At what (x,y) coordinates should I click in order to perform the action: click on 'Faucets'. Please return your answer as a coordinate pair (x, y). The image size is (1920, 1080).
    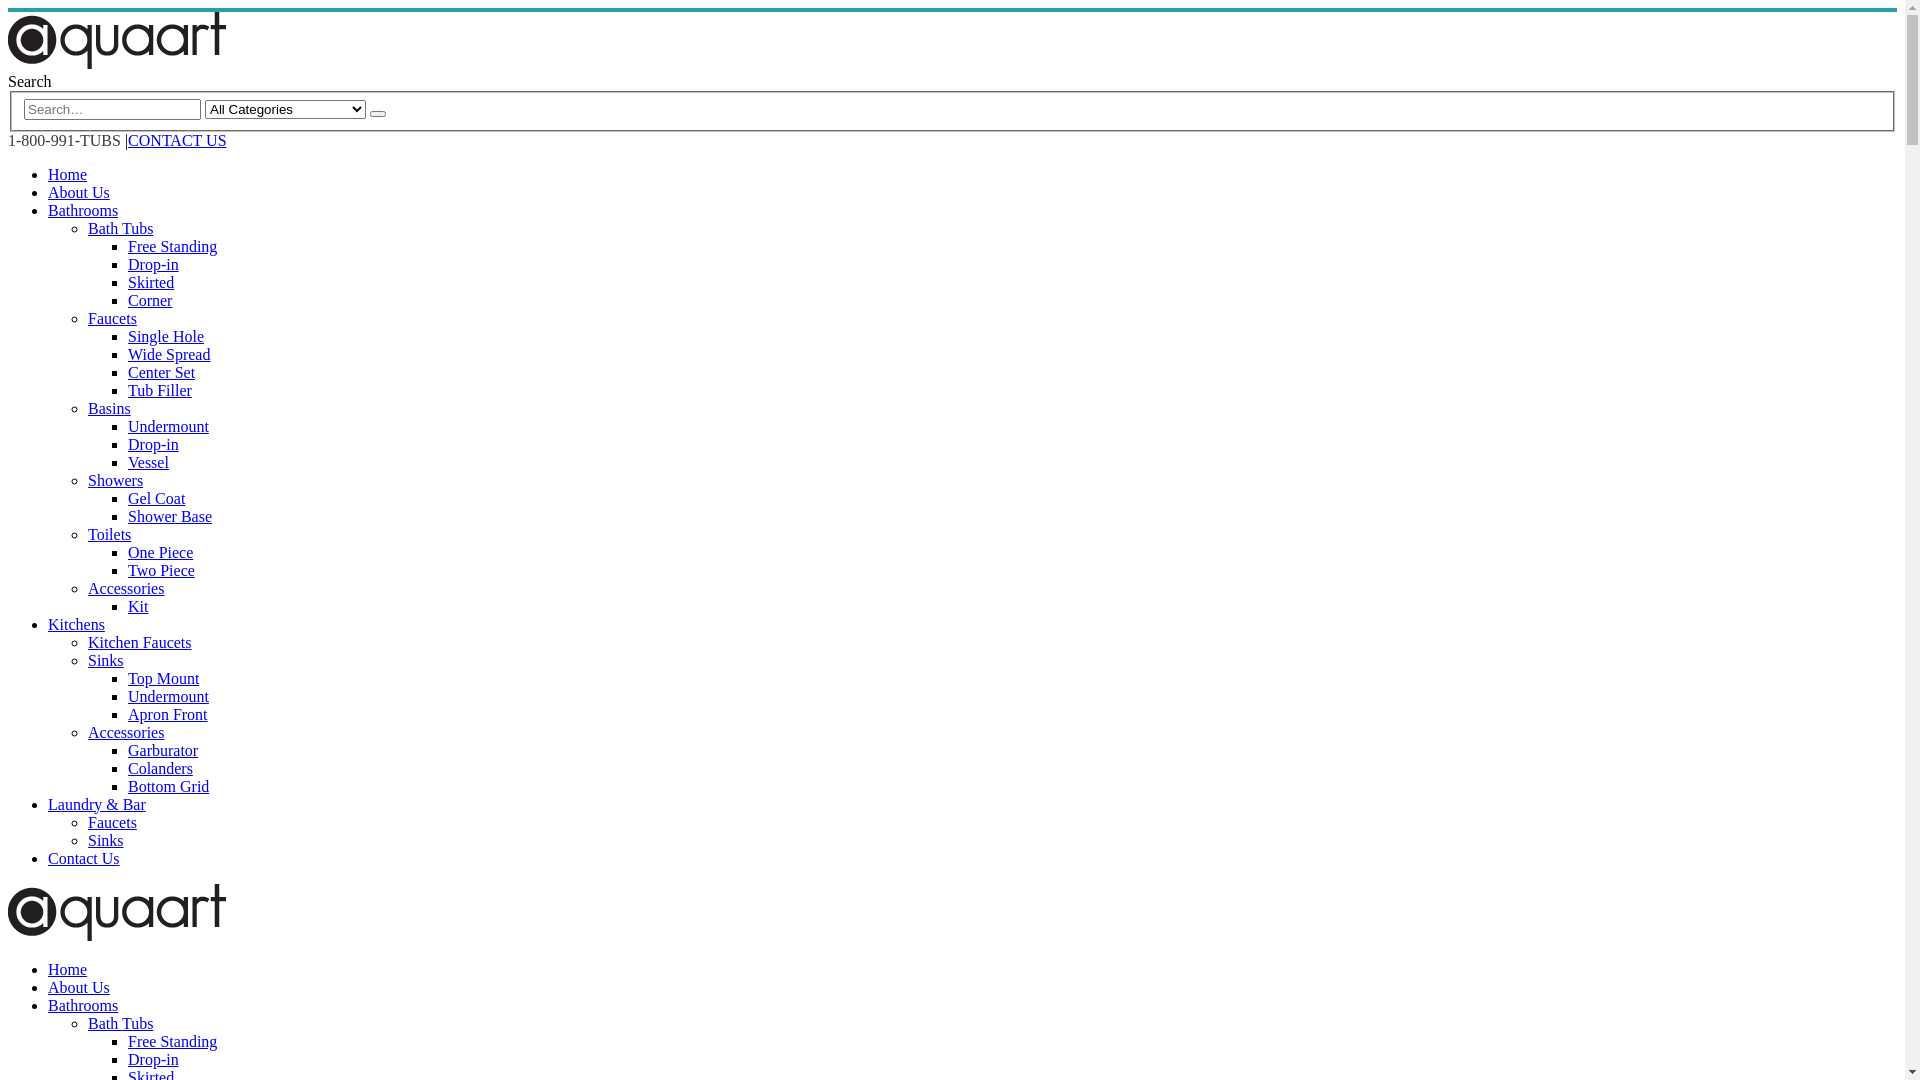
    Looking at the image, I should click on (111, 822).